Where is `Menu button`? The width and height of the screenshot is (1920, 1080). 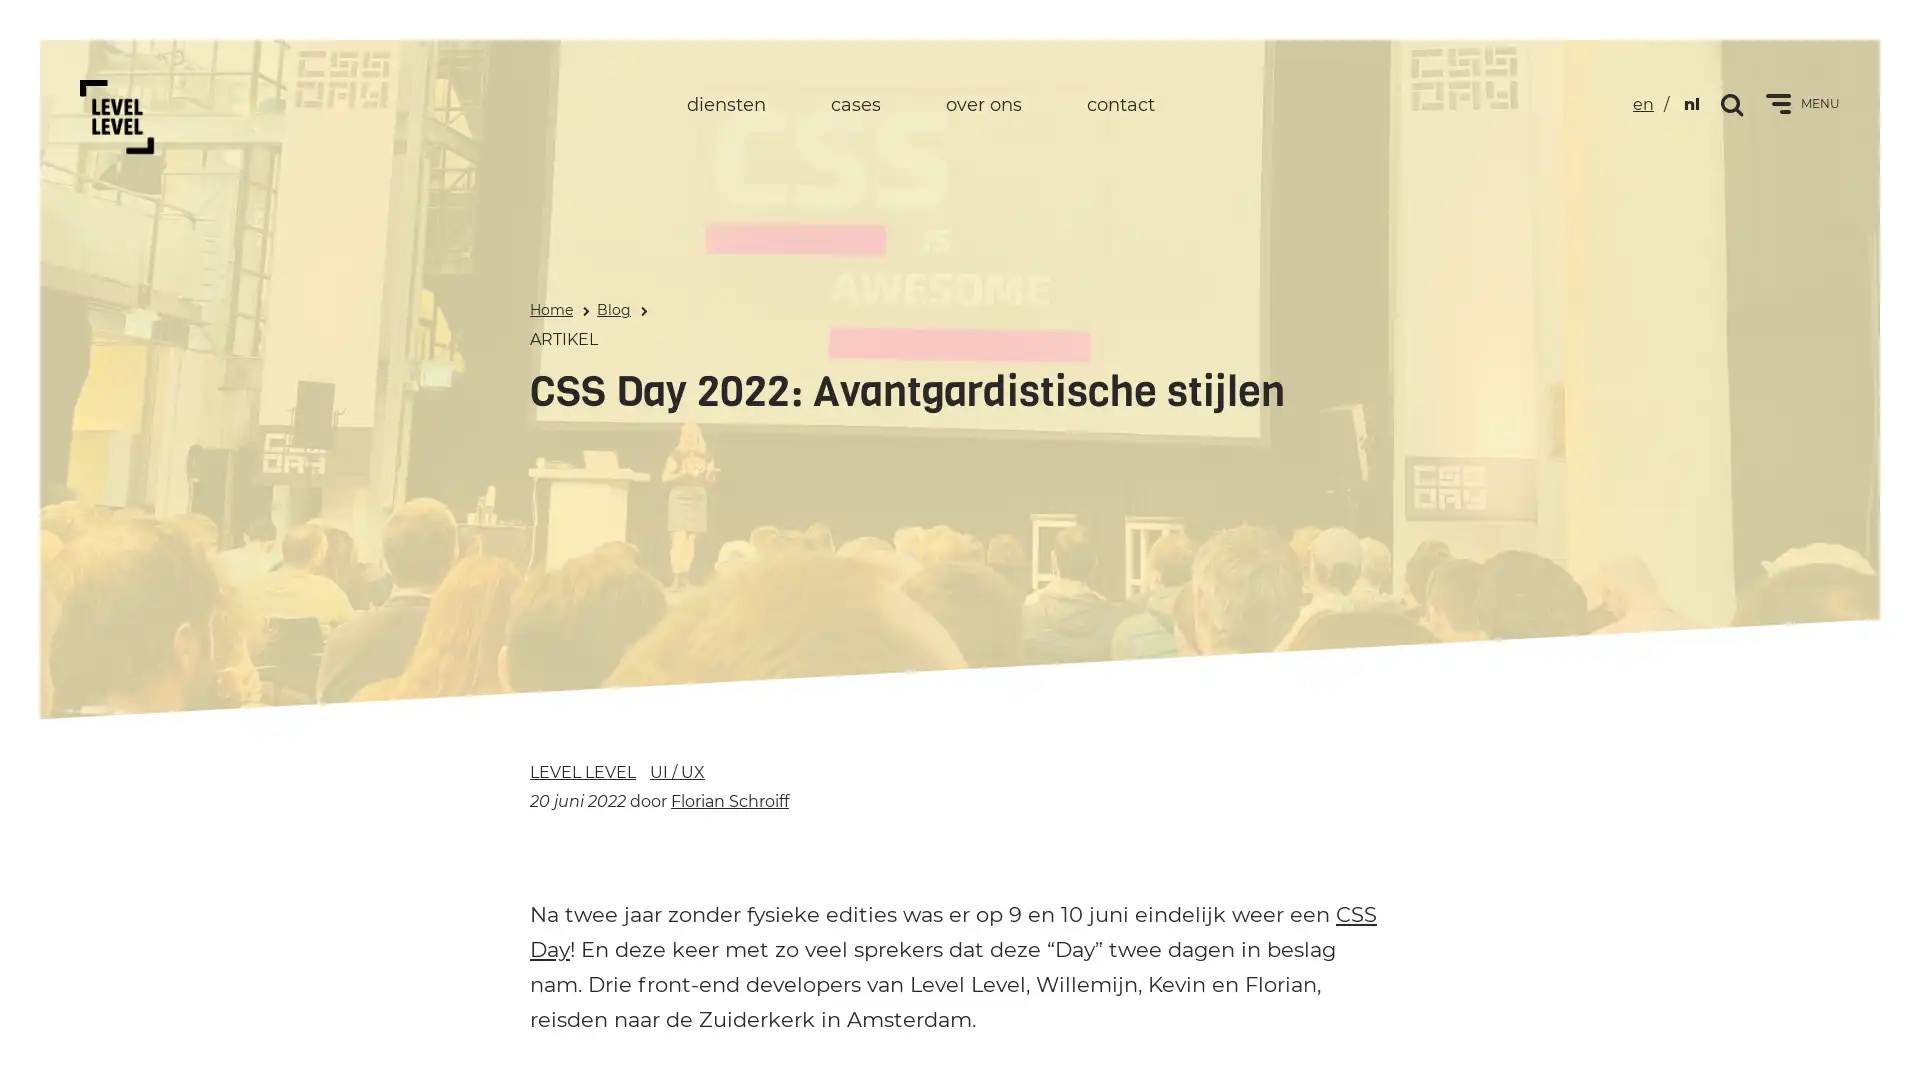 Menu button is located at coordinates (1778, 104).